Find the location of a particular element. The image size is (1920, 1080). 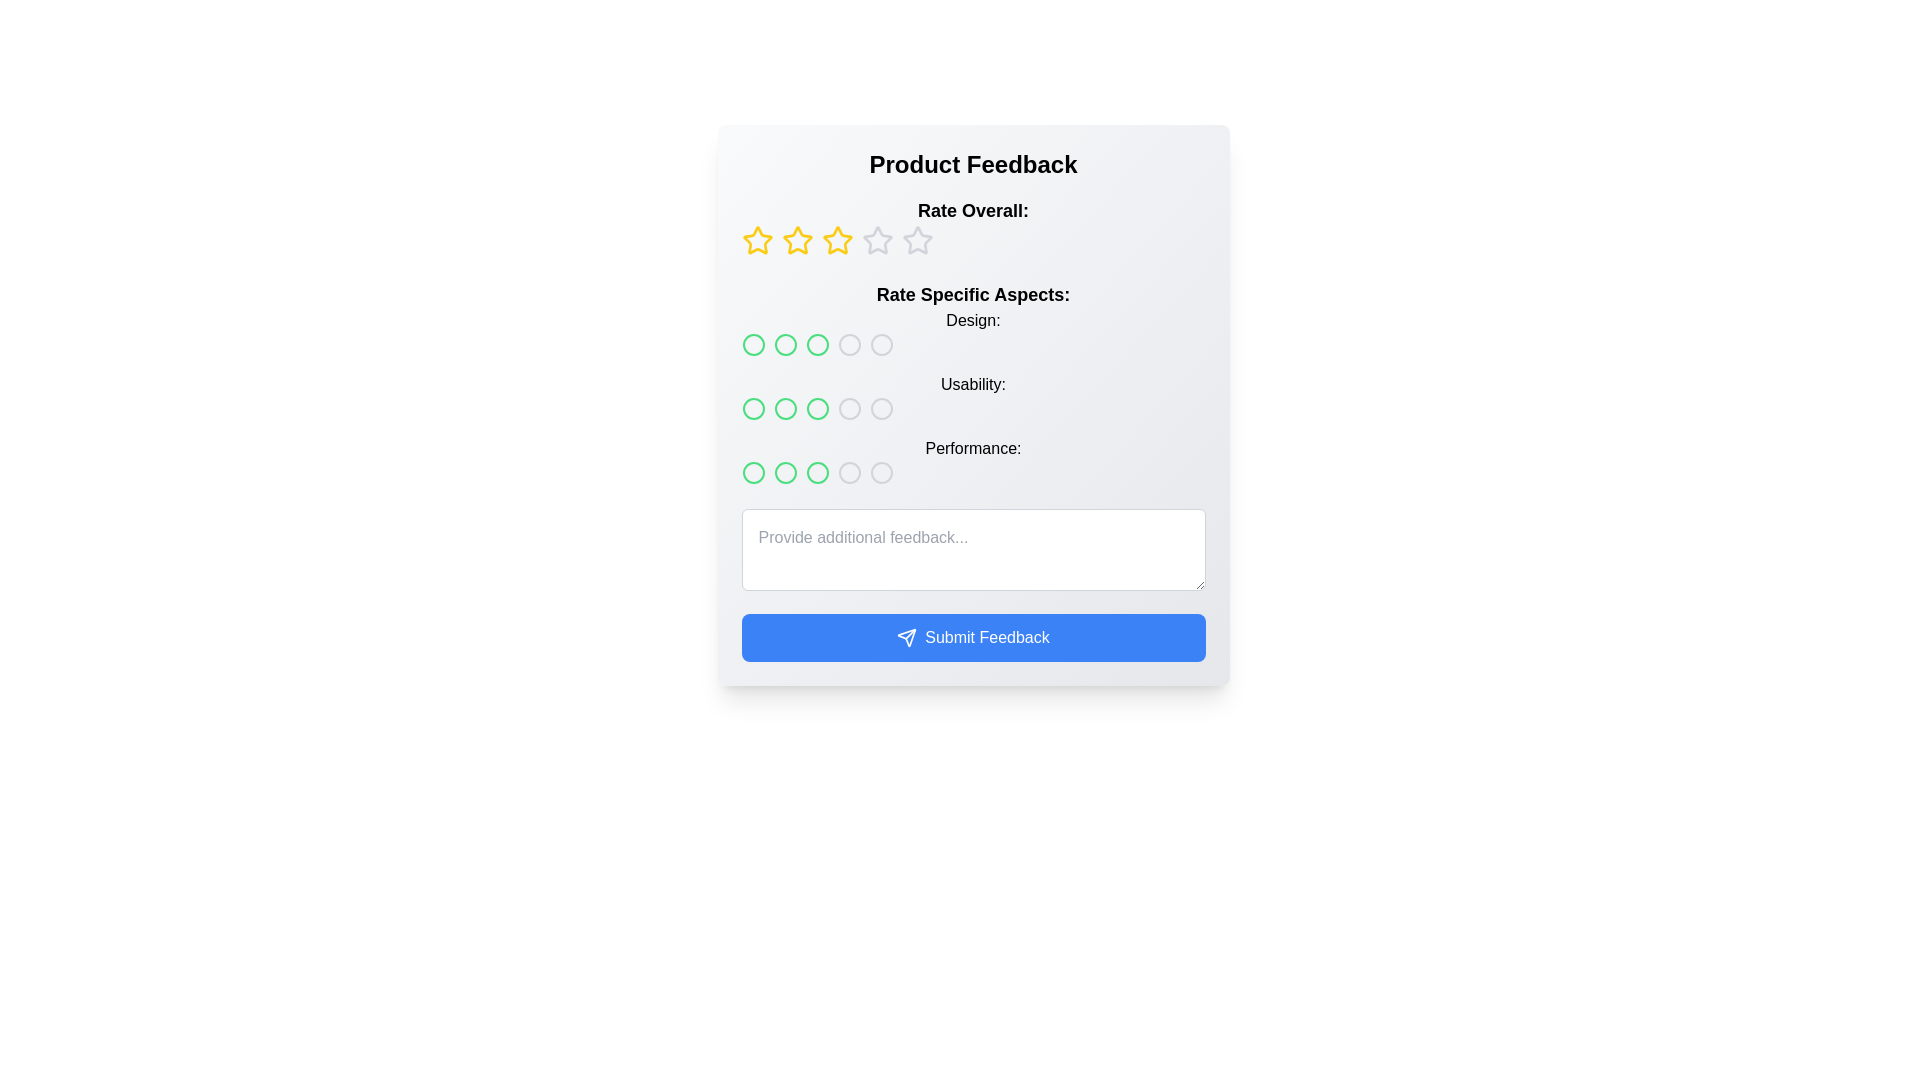

the fourth radio button in the 'Performance' row under 'Rate Specific Aspects' on the feedback form is located at coordinates (817, 473).